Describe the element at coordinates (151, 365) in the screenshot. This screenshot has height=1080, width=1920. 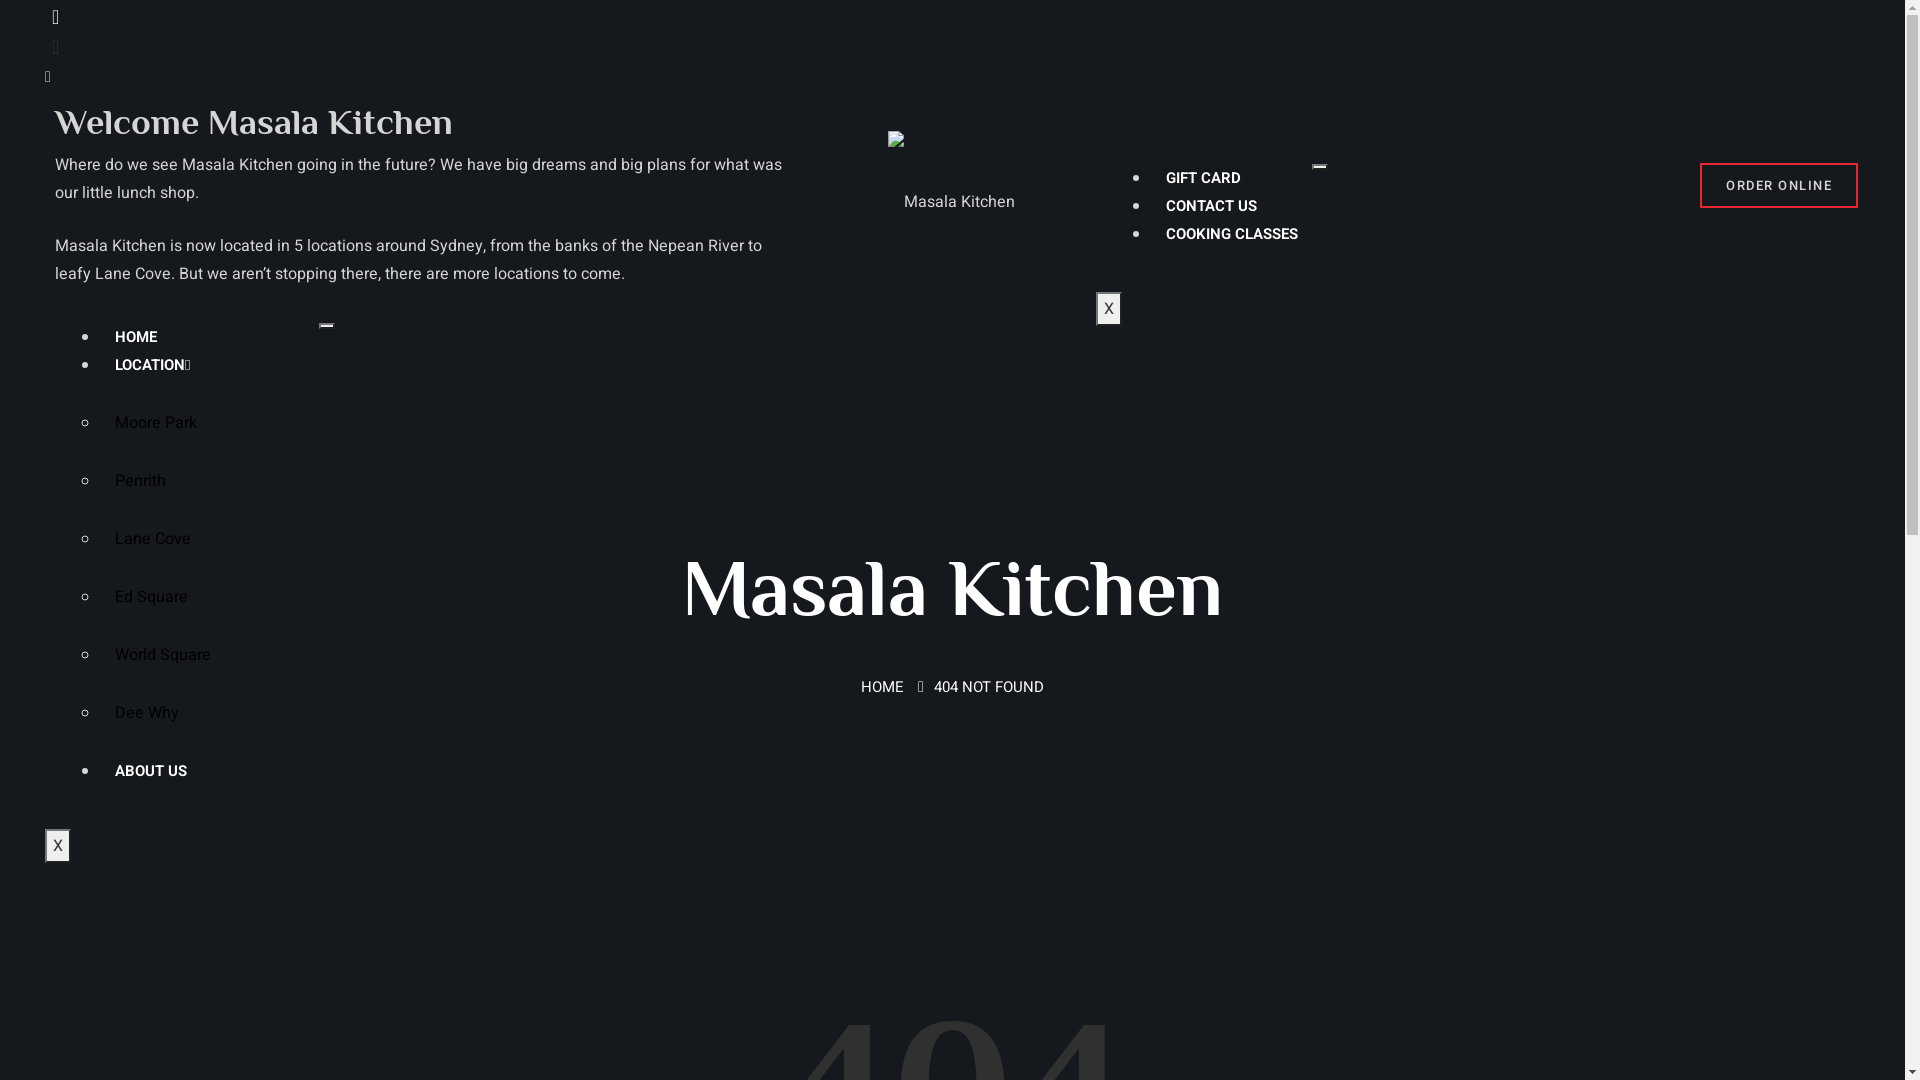
I see `'LOCATION'` at that location.